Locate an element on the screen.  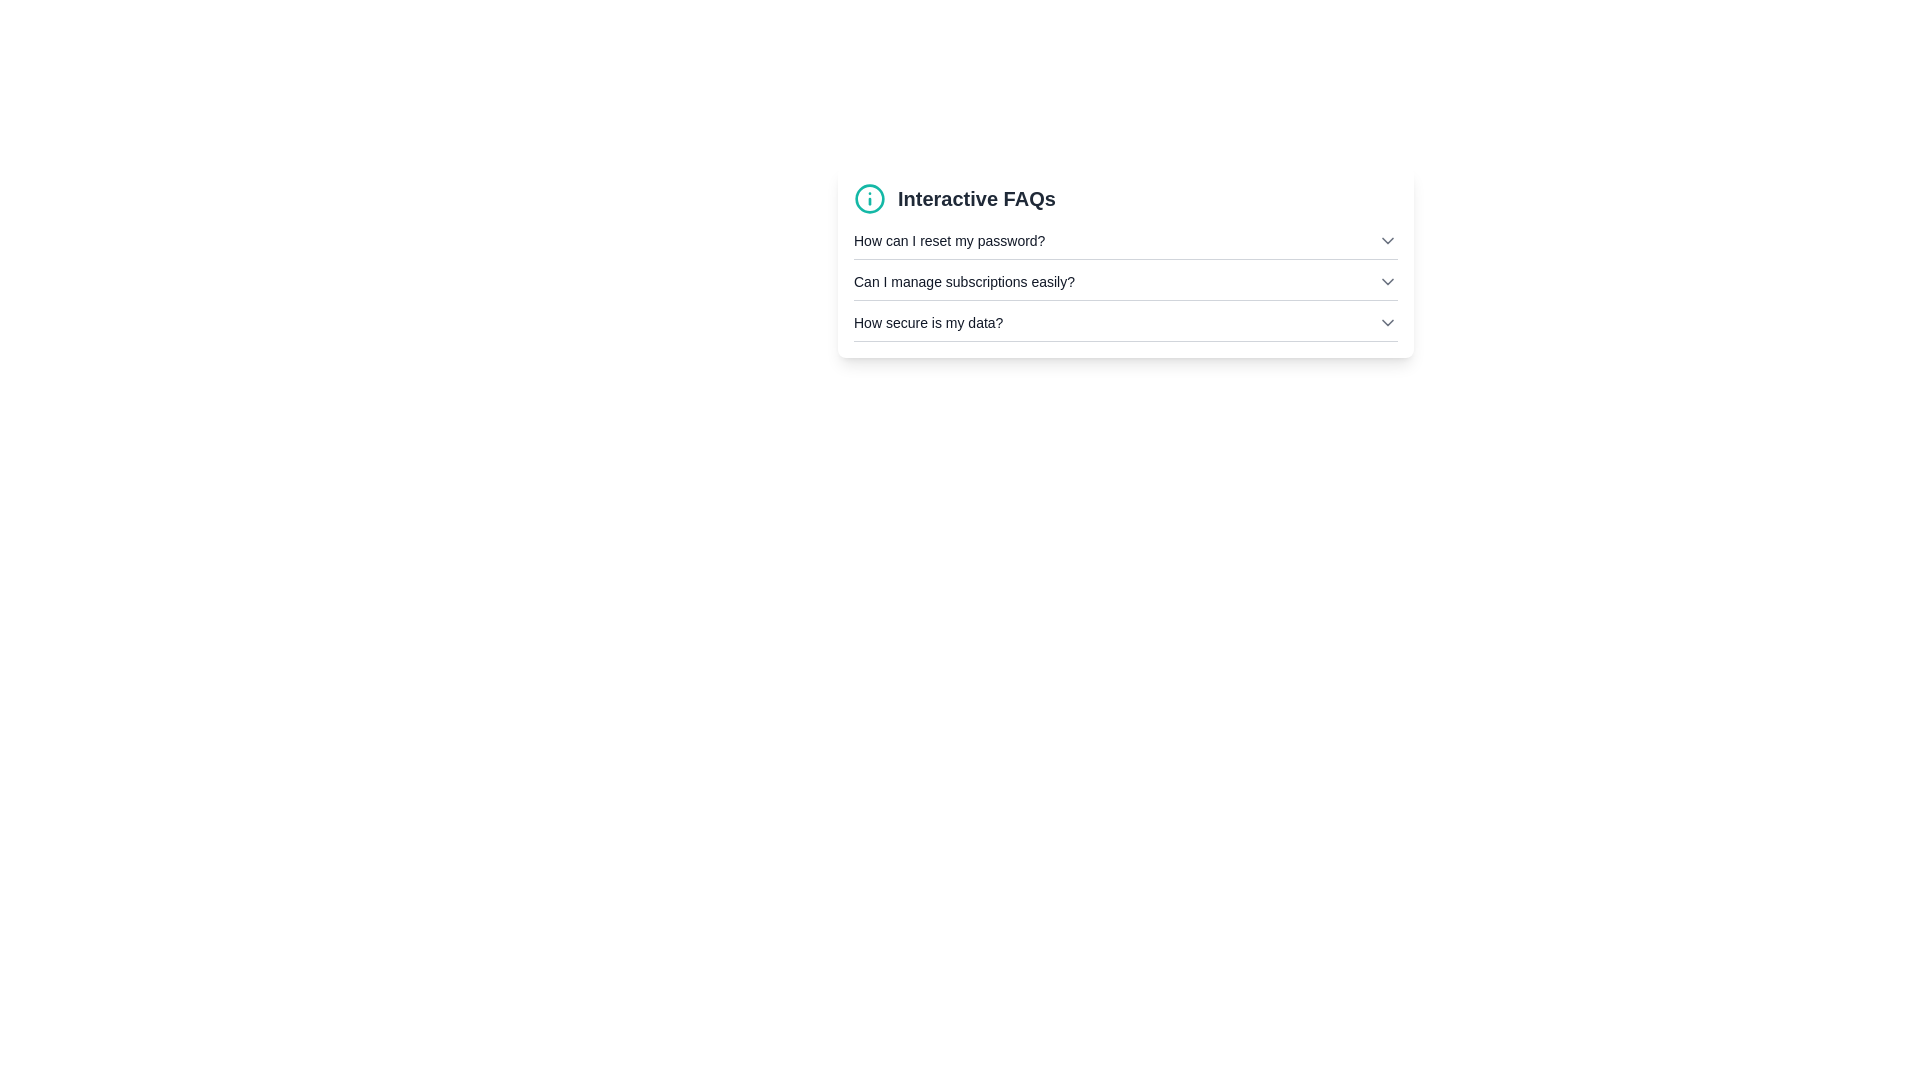
the chevron icon located at the rightmost part of the row containing the text 'How can I reset my password?' in the FAQ section is located at coordinates (1386, 239).